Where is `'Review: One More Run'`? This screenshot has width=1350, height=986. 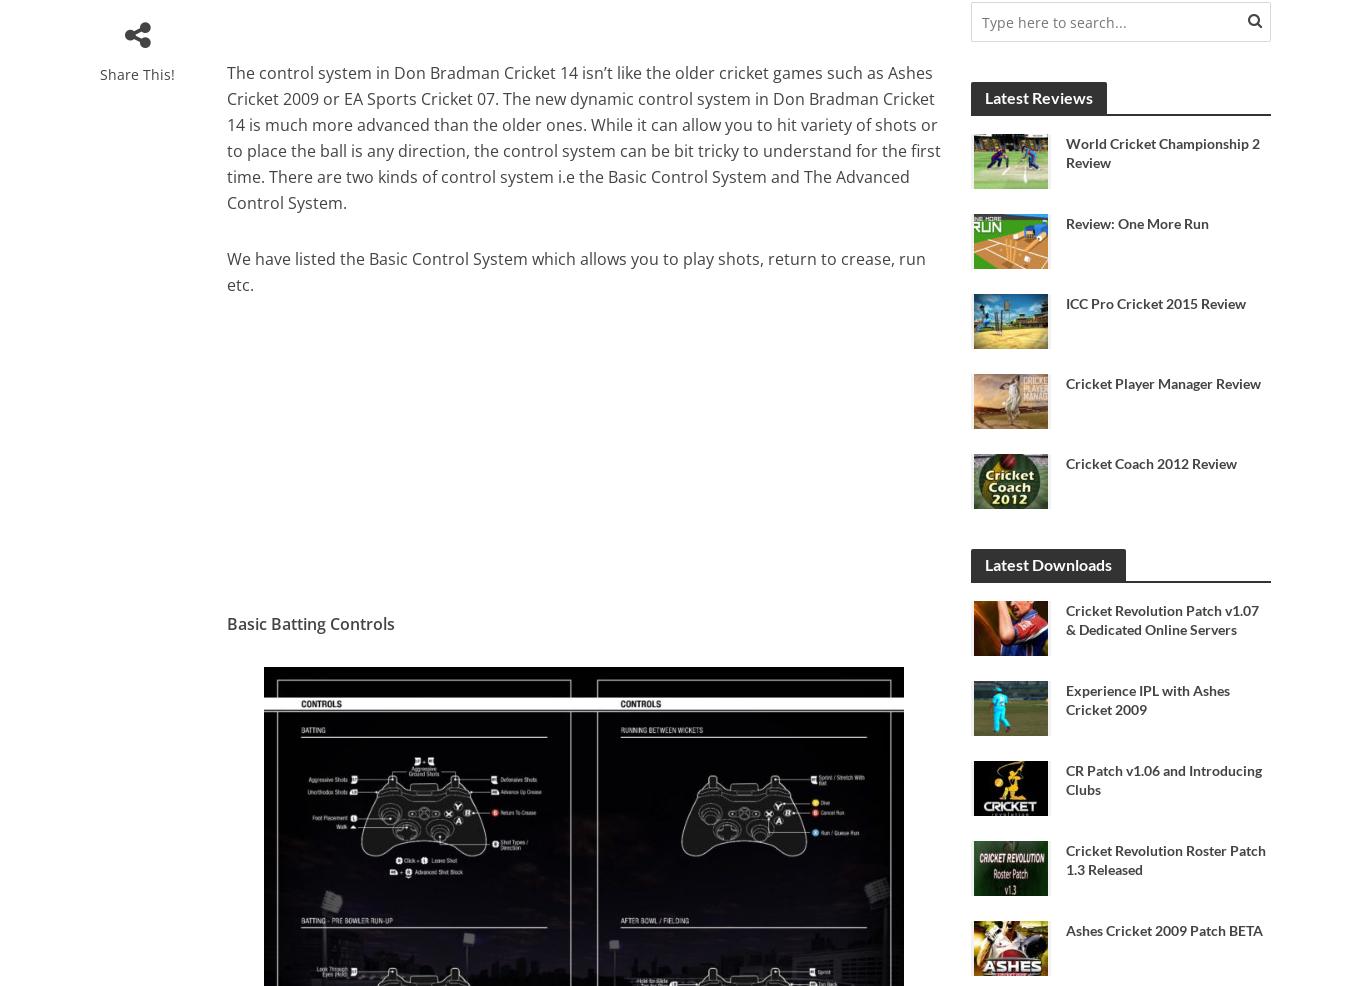
'Review: One More Run' is located at coordinates (1136, 222).